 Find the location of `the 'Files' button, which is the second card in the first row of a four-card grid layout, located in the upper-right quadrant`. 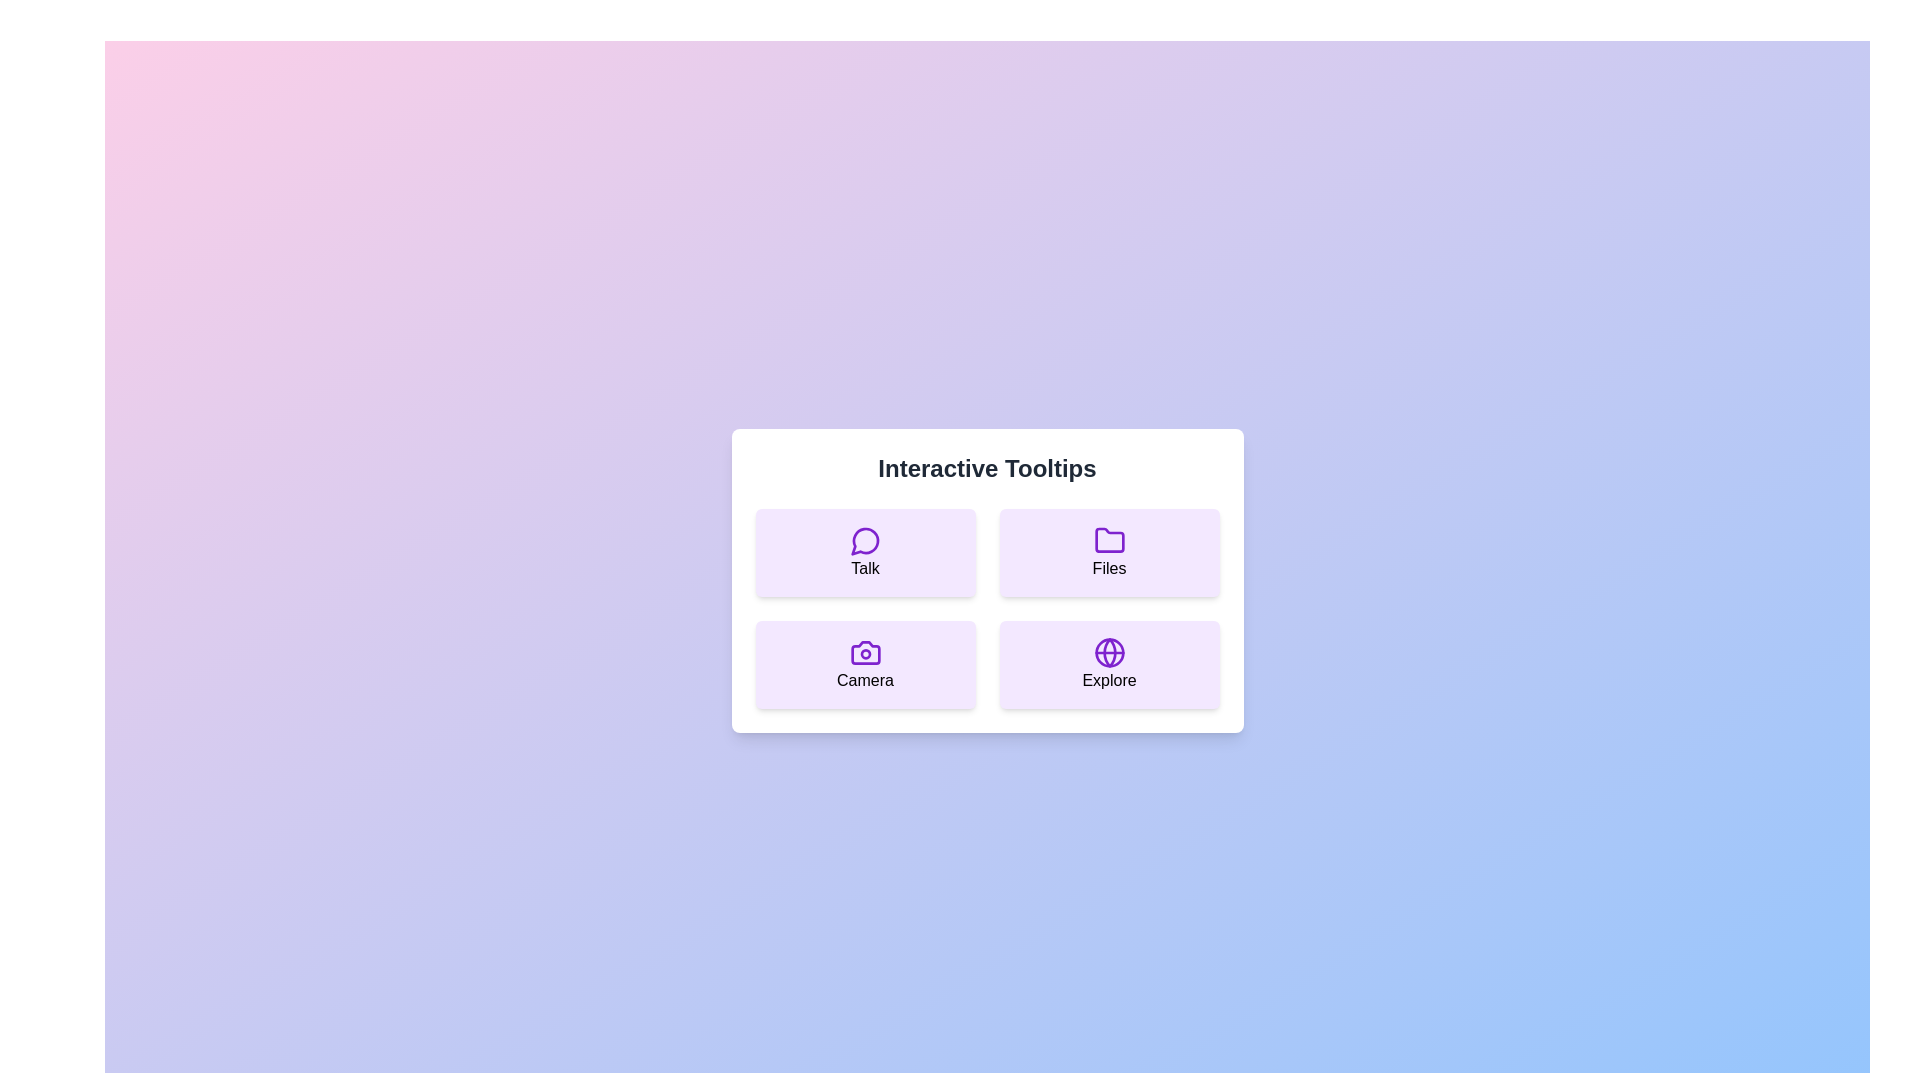

the 'Files' button, which is the second card in the first row of a four-card grid layout, located in the upper-right quadrant is located at coordinates (1108, 552).